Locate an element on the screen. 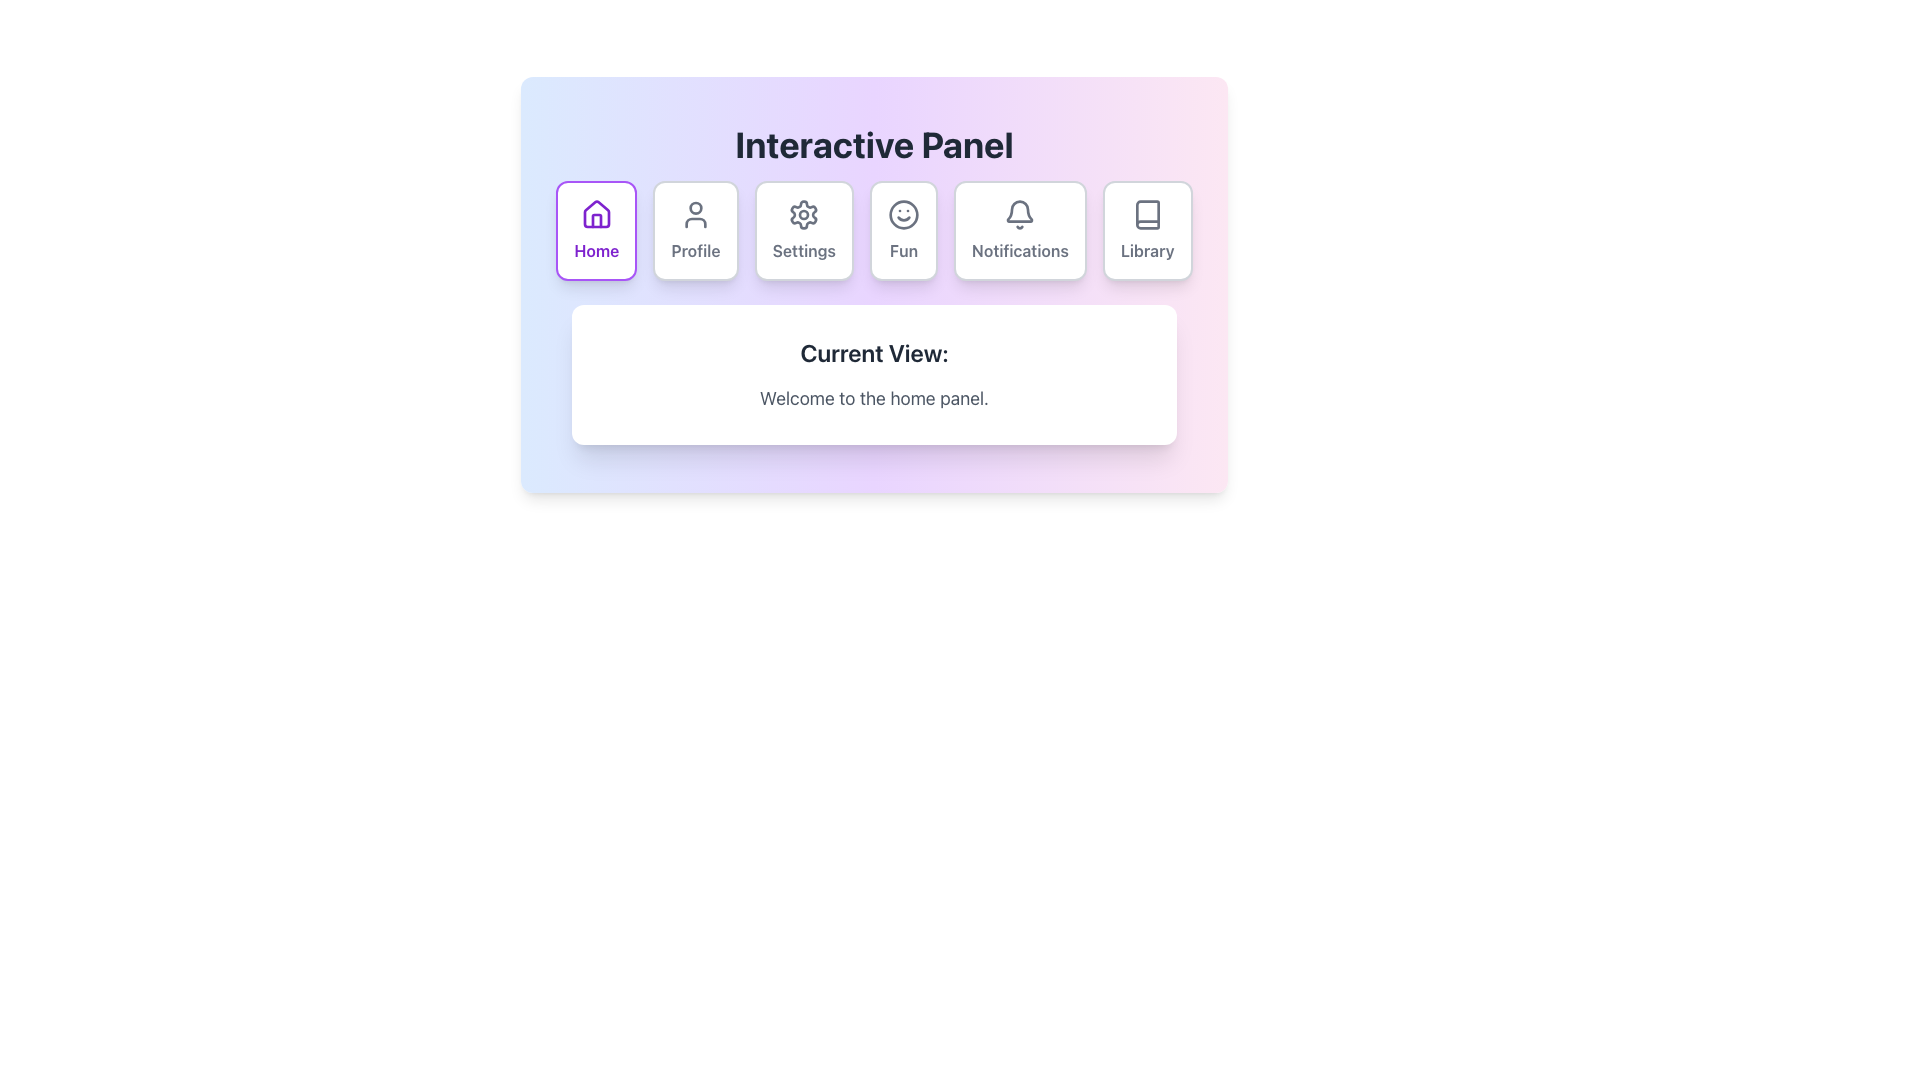 The image size is (1920, 1080). the book icon located in the Library card at the bottom right corner of the interactive panel is located at coordinates (1147, 215).